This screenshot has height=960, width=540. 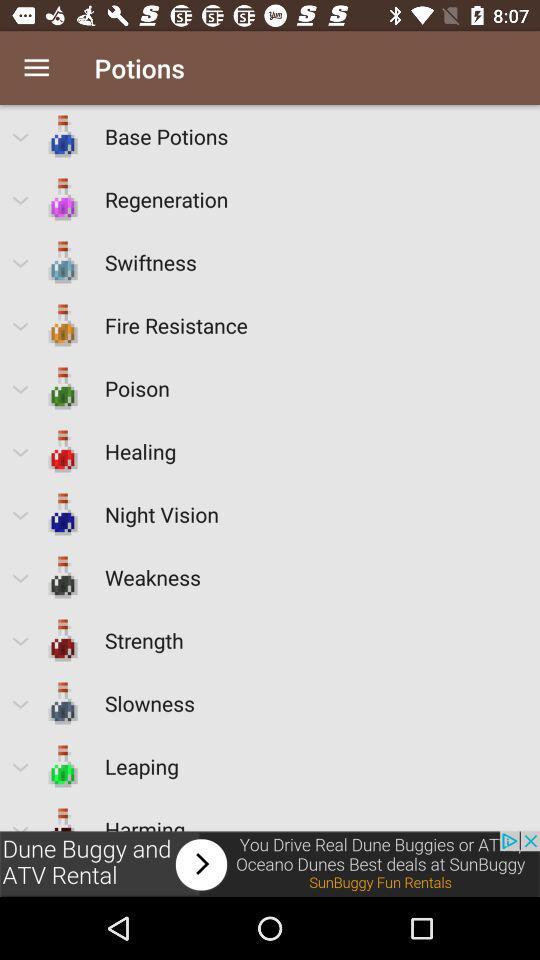 I want to click on the icon which is left to the text base potions, so click(x=63, y=135).